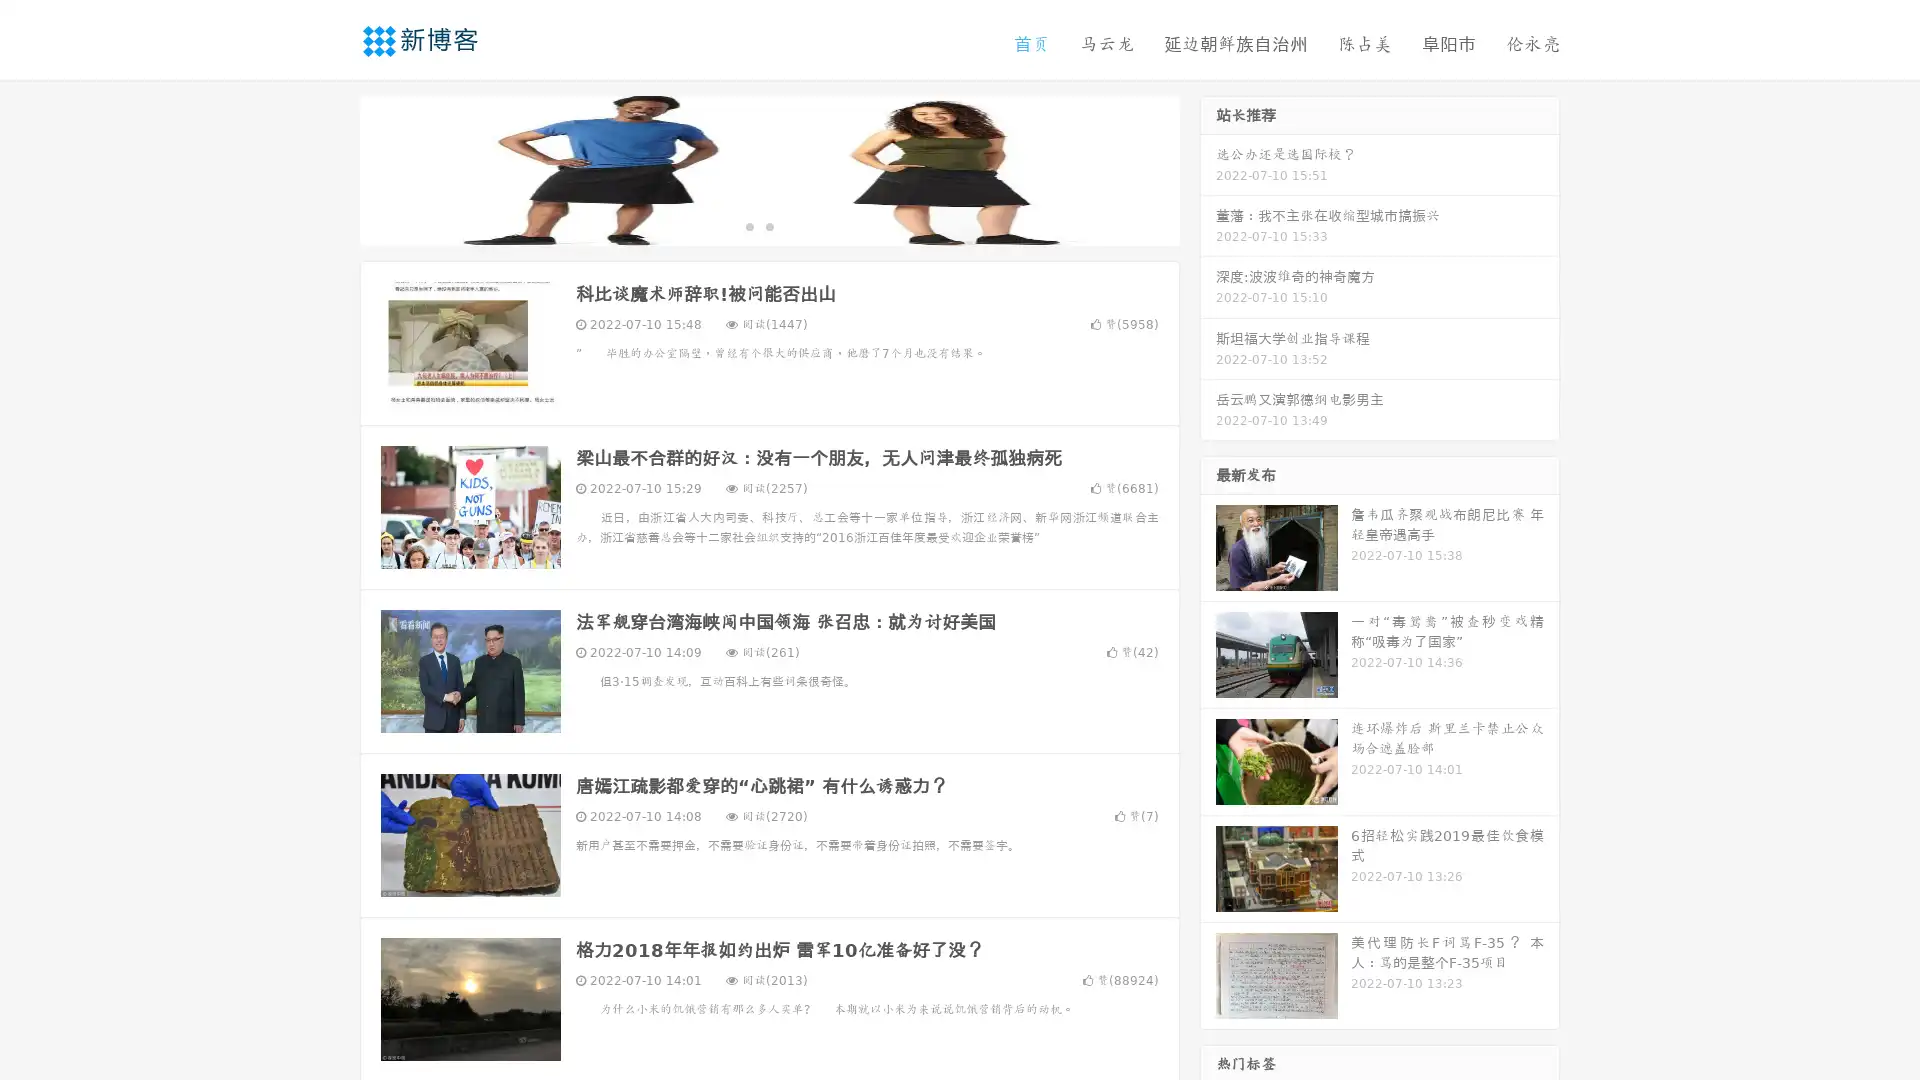 The width and height of the screenshot is (1920, 1080). What do you see at coordinates (330, 168) in the screenshot?
I see `Previous slide` at bounding box center [330, 168].